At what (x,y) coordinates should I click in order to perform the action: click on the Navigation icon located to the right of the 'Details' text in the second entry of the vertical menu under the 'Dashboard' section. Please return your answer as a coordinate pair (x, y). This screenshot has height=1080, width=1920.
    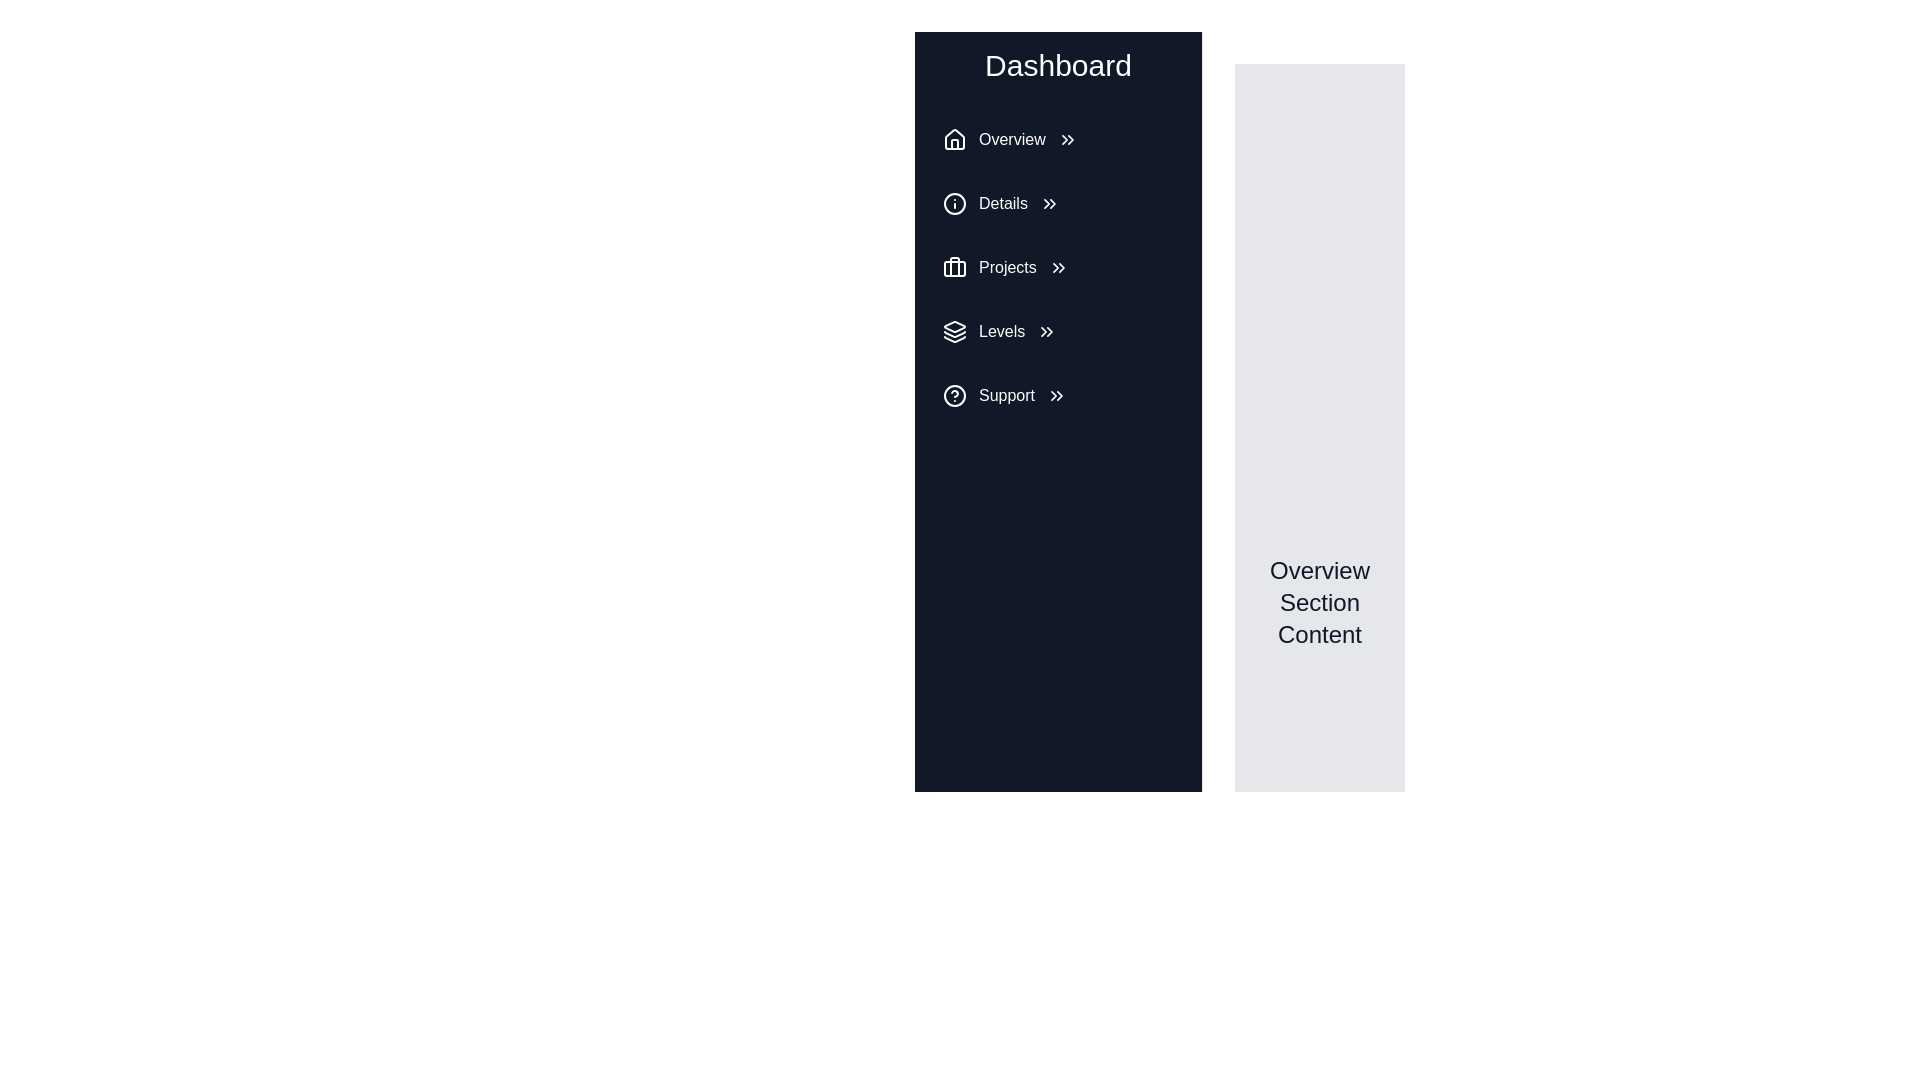
    Looking at the image, I should click on (1048, 204).